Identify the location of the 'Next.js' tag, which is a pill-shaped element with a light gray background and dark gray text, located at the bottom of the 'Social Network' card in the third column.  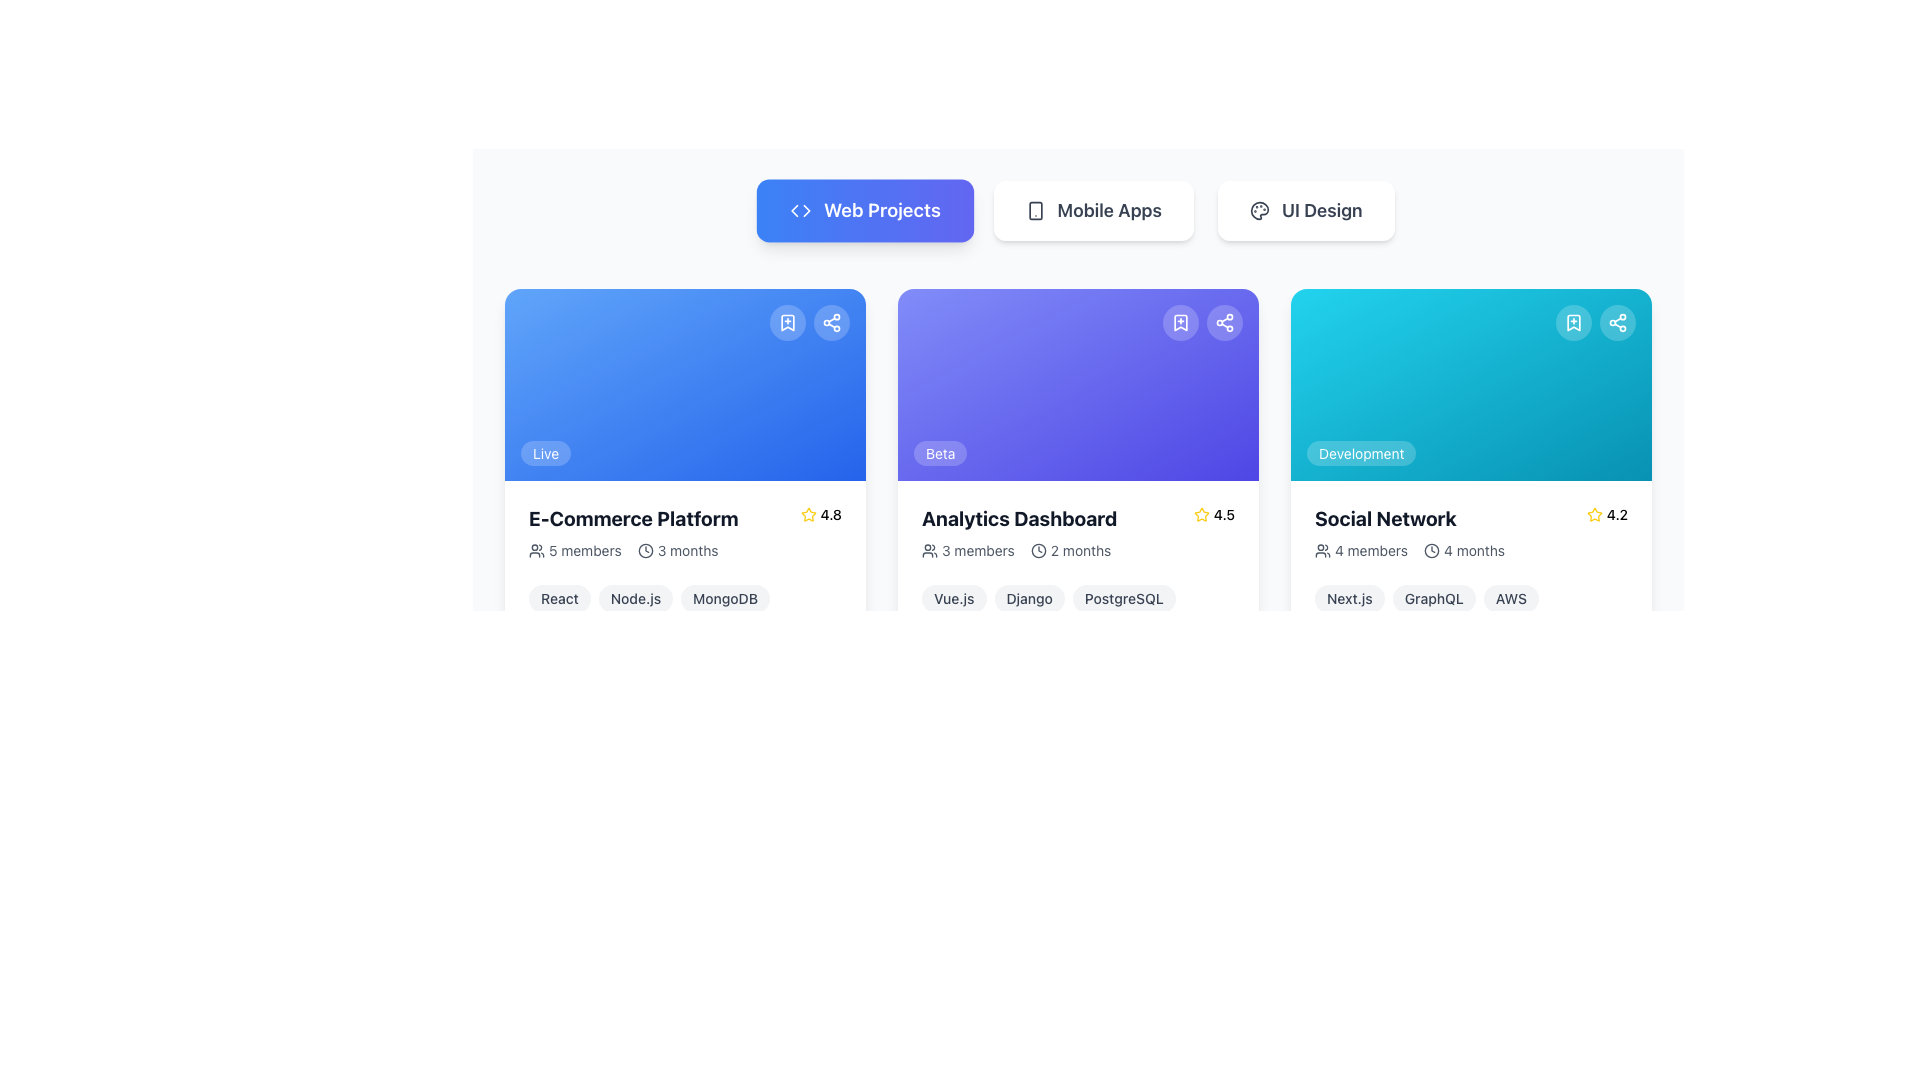
(1349, 597).